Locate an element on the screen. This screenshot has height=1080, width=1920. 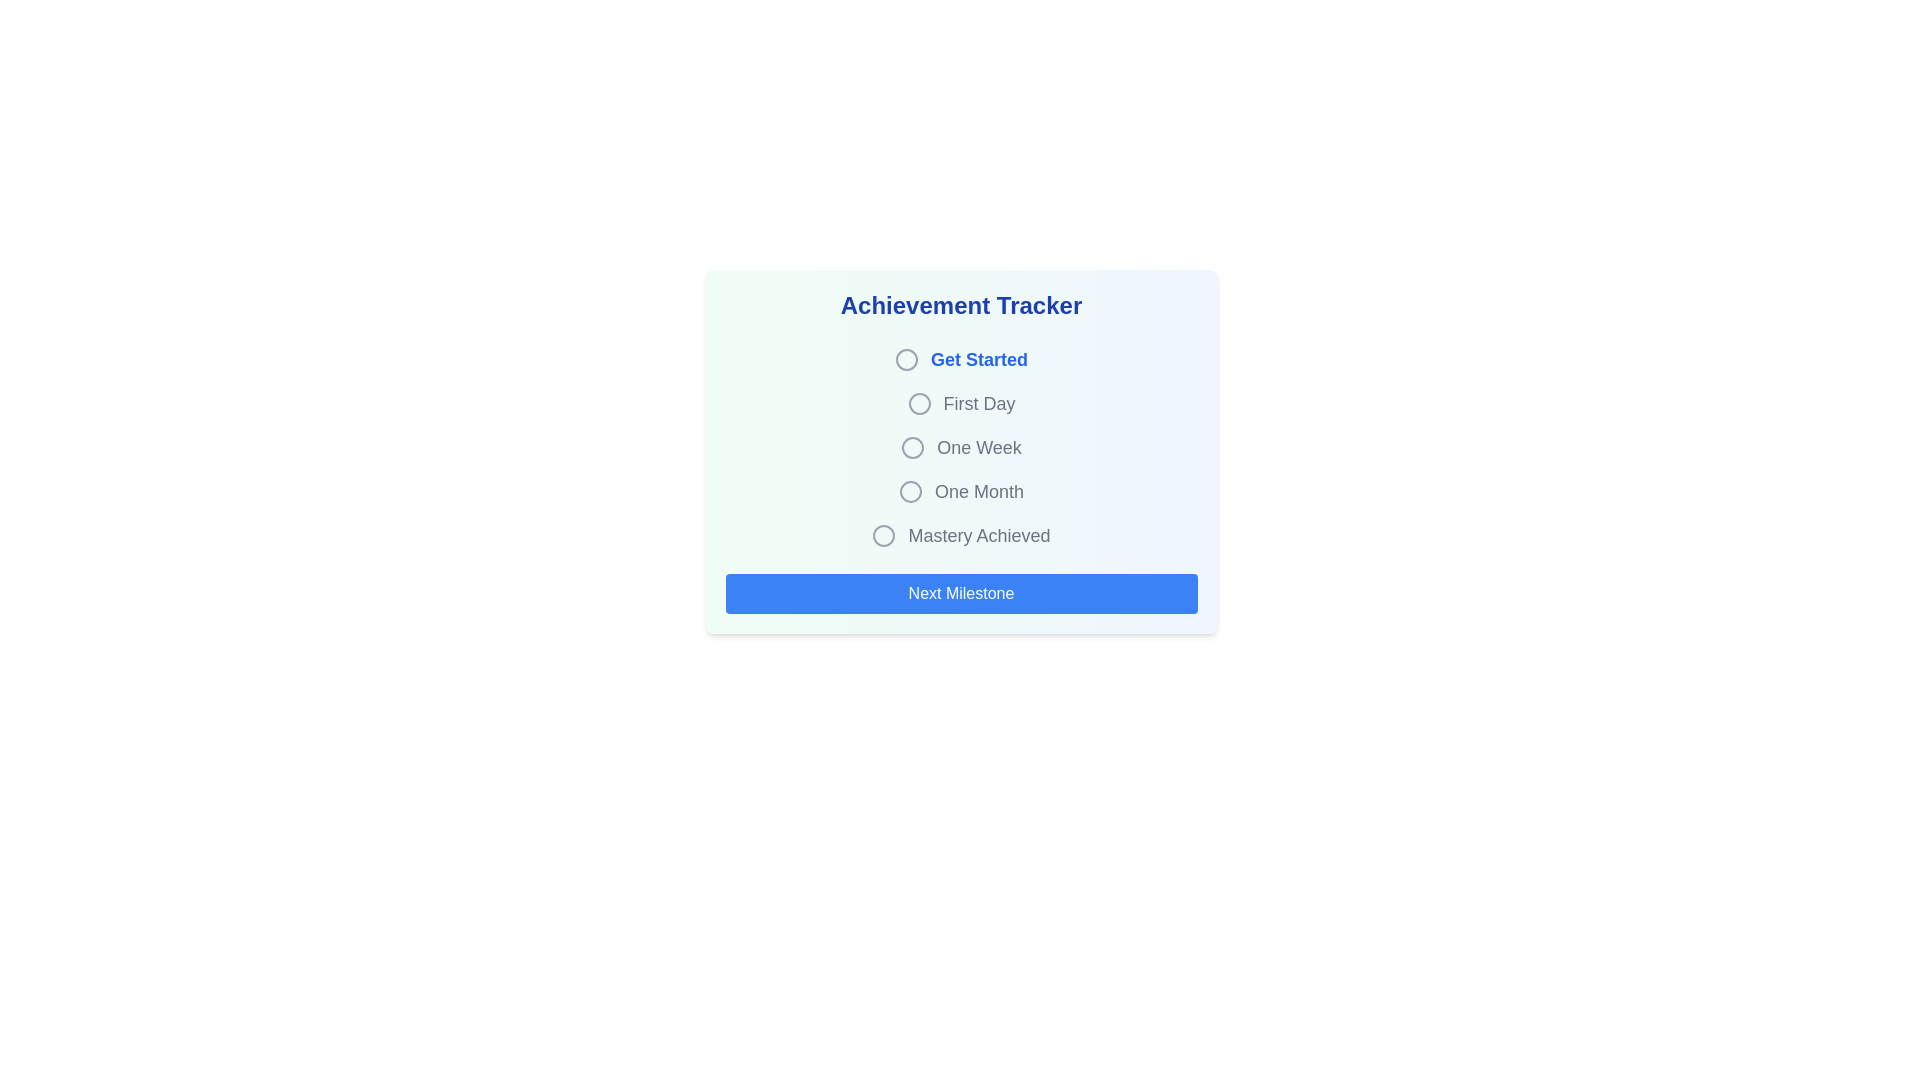
the 'Mastery Achieved' radio button in the achievement tracker interface is located at coordinates (961, 535).